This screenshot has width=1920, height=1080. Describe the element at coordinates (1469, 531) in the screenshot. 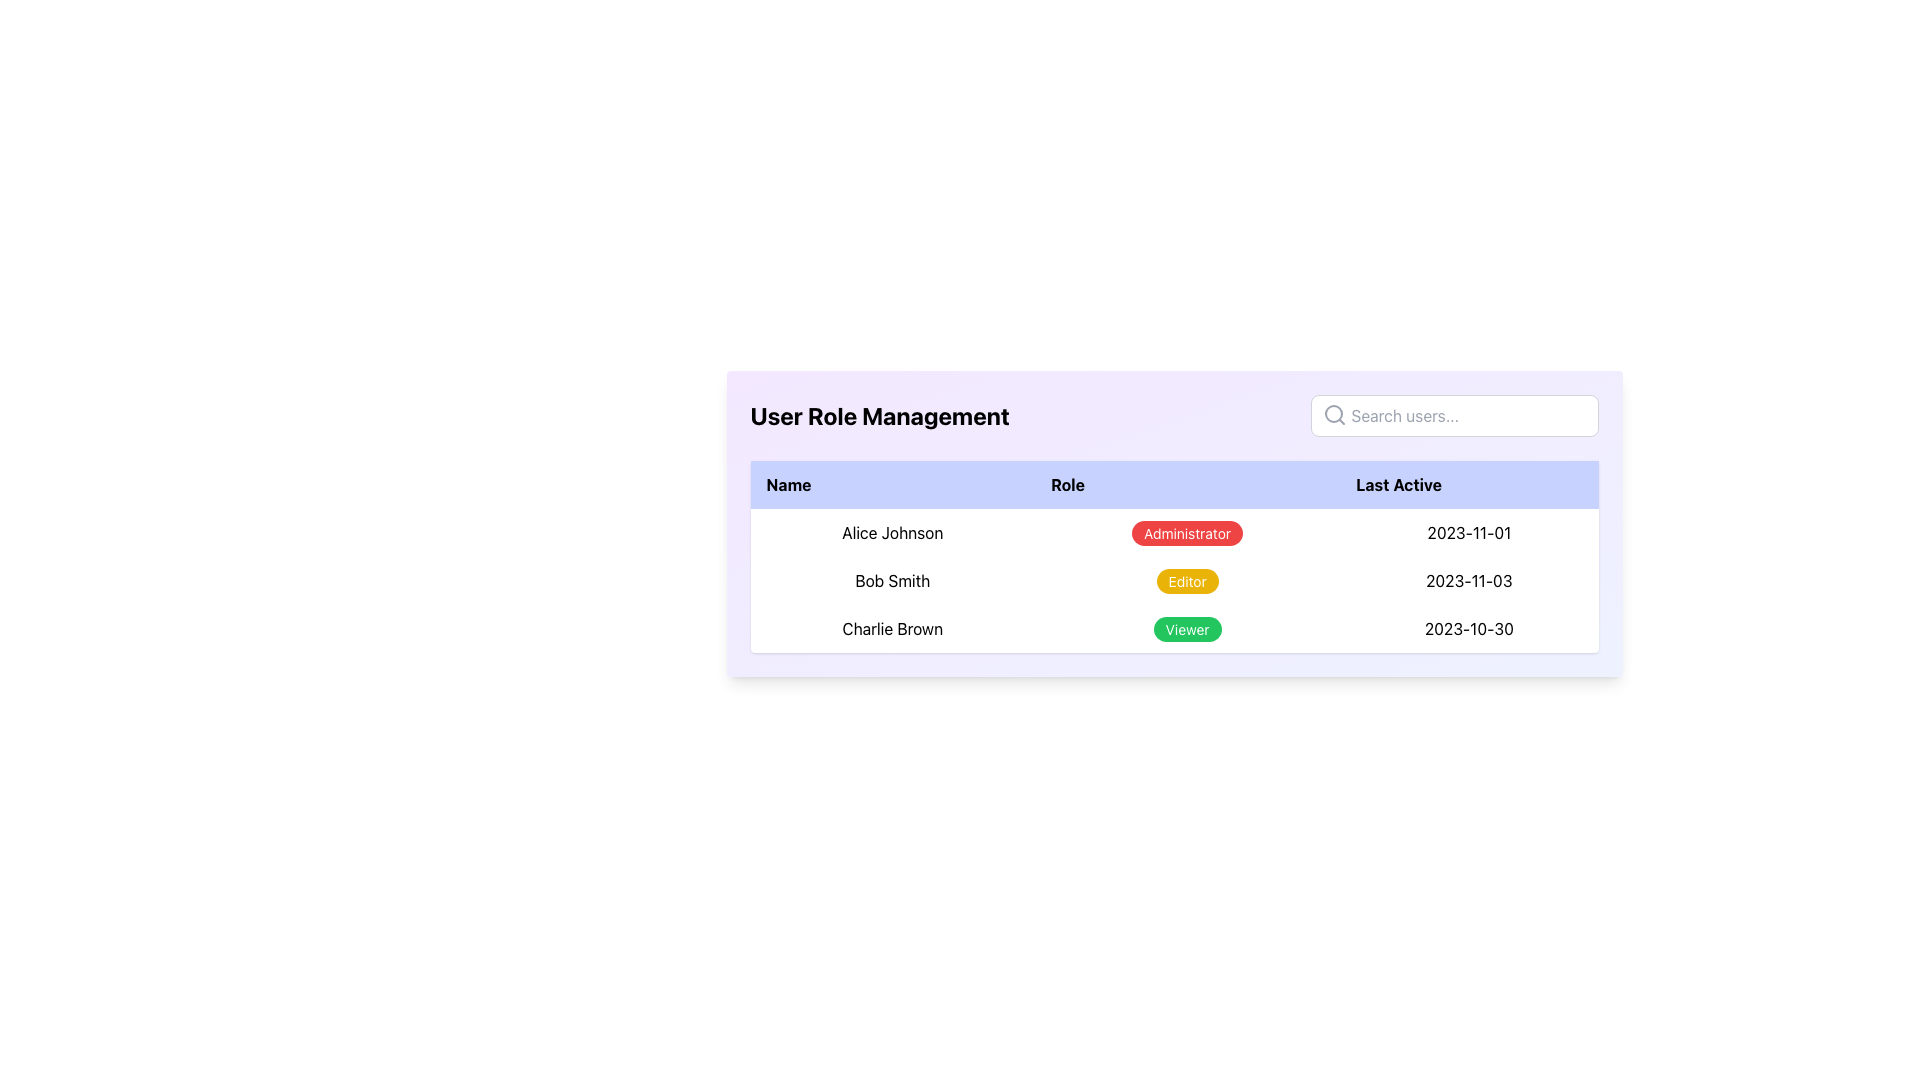

I see `the static text element indicating the last active date of user 'Alice Johnson' in the 'Last Active' column of the 'User Role Management' table` at that location.